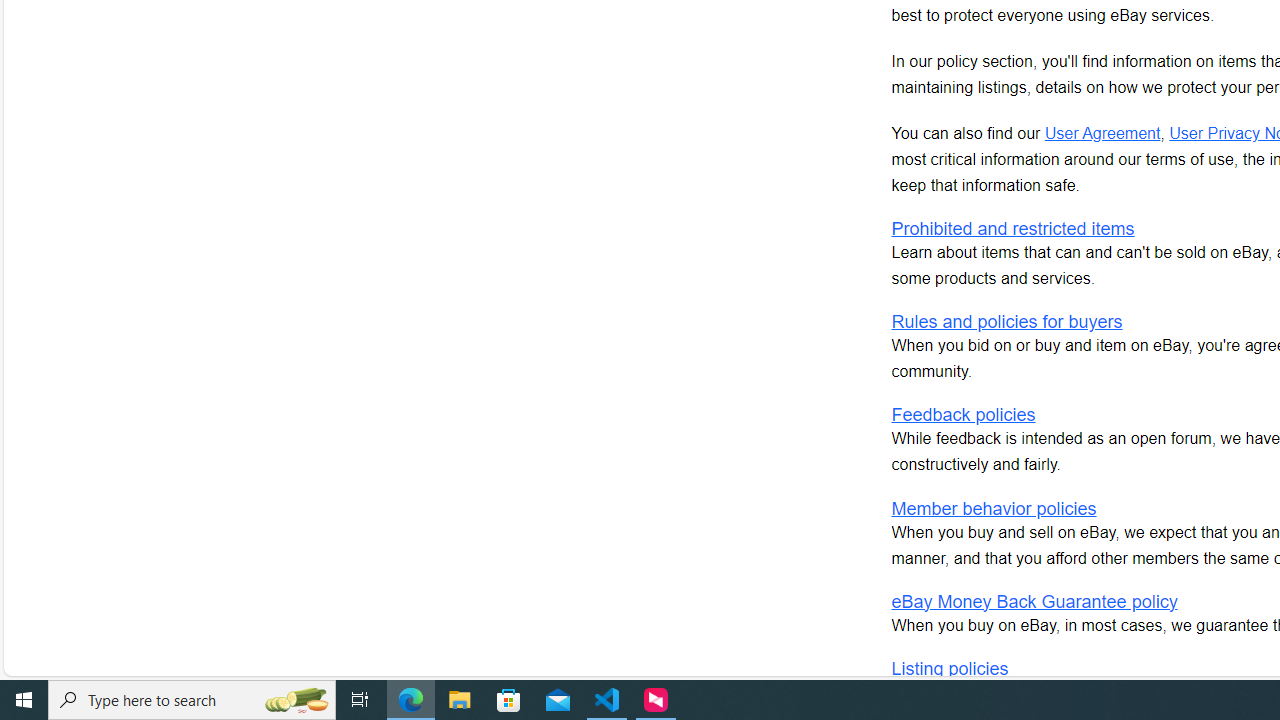 Image resolution: width=1280 pixels, height=720 pixels. Describe the element at coordinates (1101, 132) in the screenshot. I see `'User Agreement'` at that location.